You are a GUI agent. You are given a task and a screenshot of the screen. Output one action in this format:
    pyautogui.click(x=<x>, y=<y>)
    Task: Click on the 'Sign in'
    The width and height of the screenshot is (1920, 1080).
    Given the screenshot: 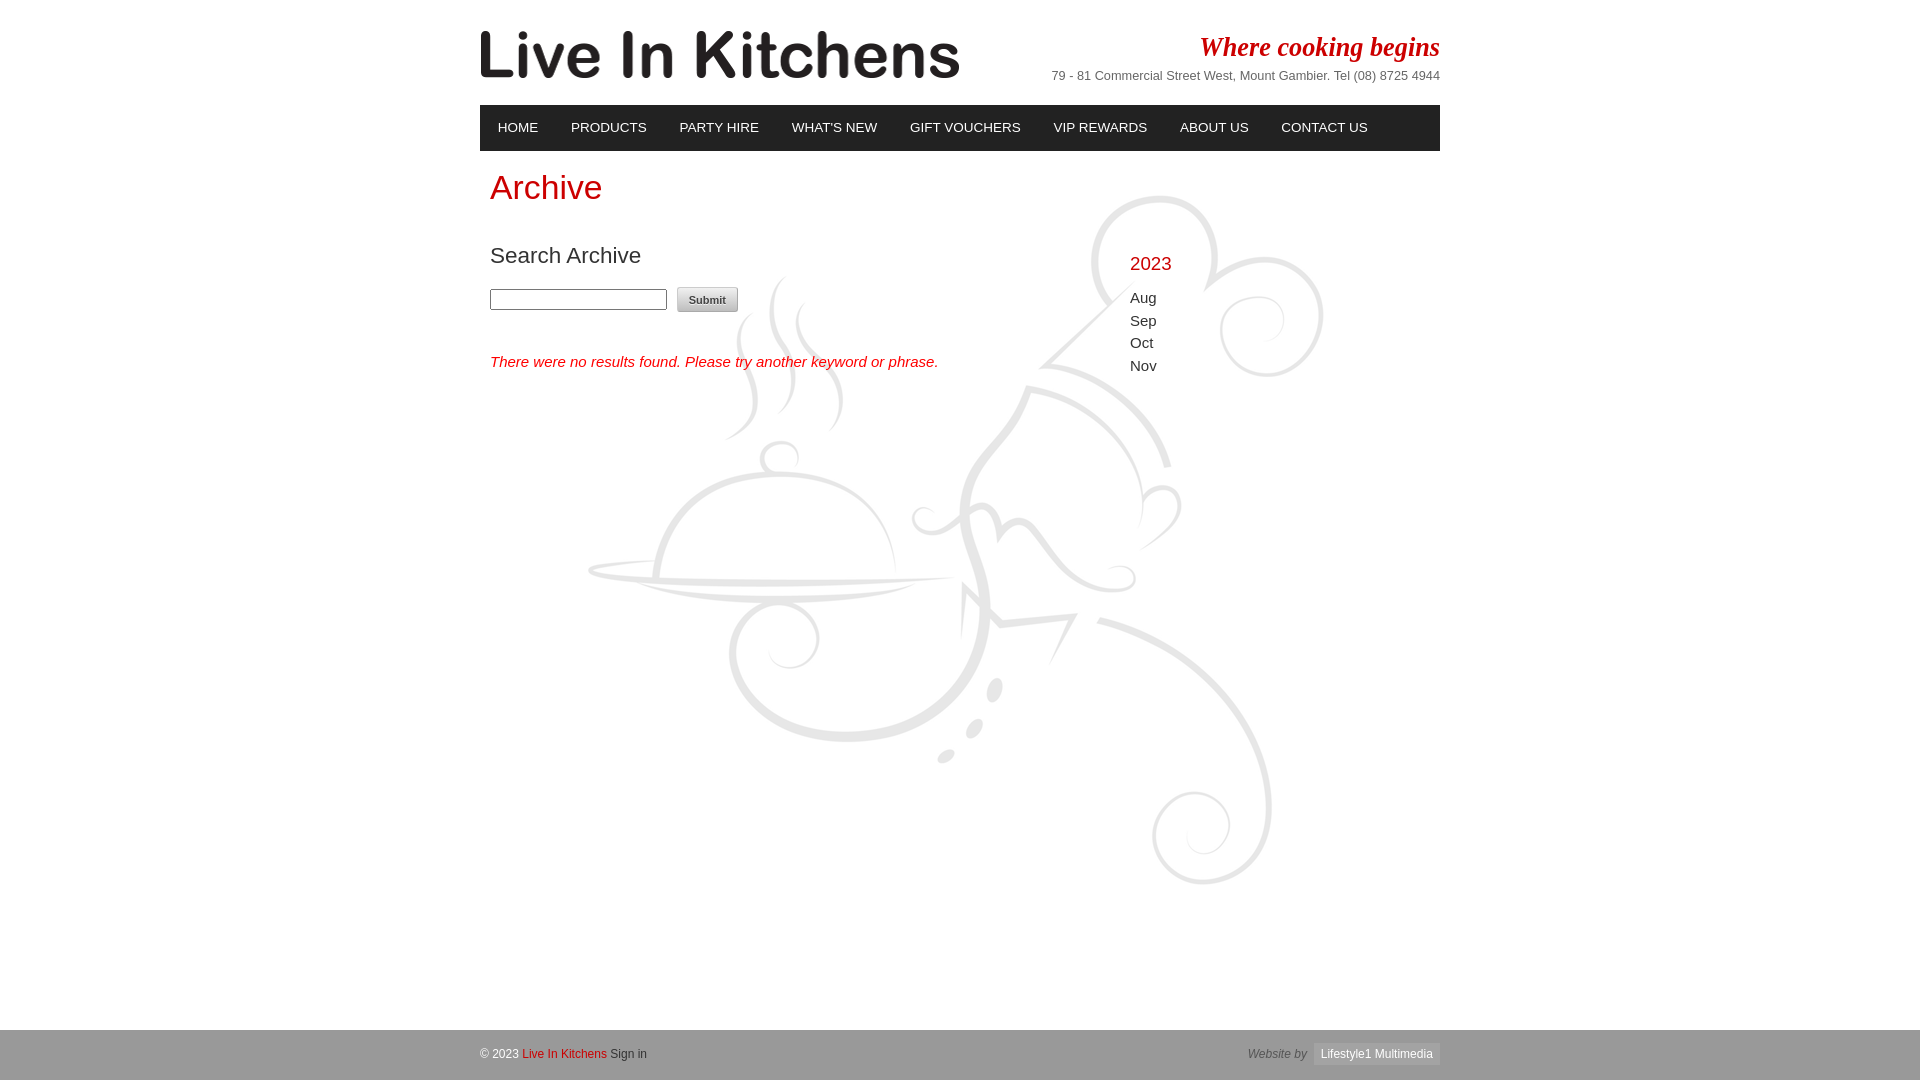 What is the action you would take?
    pyautogui.click(x=627, y=1052)
    